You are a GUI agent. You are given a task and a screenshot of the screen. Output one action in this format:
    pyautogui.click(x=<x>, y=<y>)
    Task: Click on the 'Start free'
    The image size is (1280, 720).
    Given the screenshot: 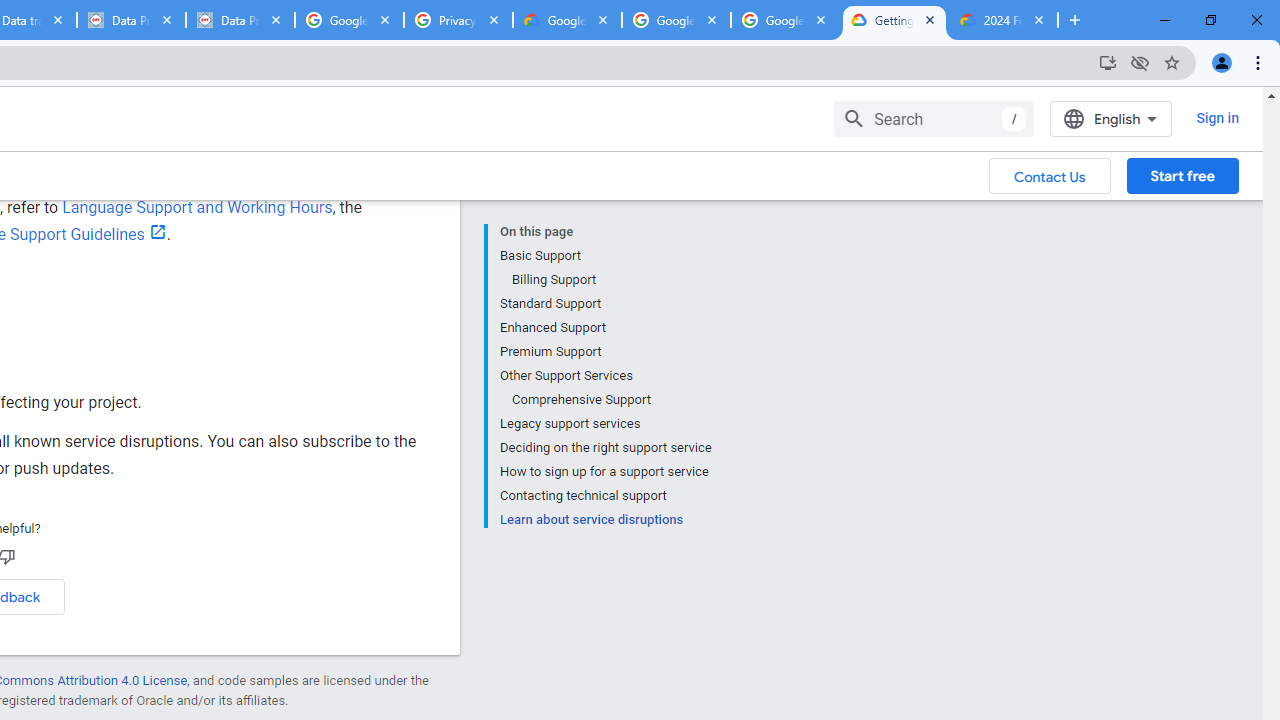 What is the action you would take?
    pyautogui.click(x=1182, y=174)
    